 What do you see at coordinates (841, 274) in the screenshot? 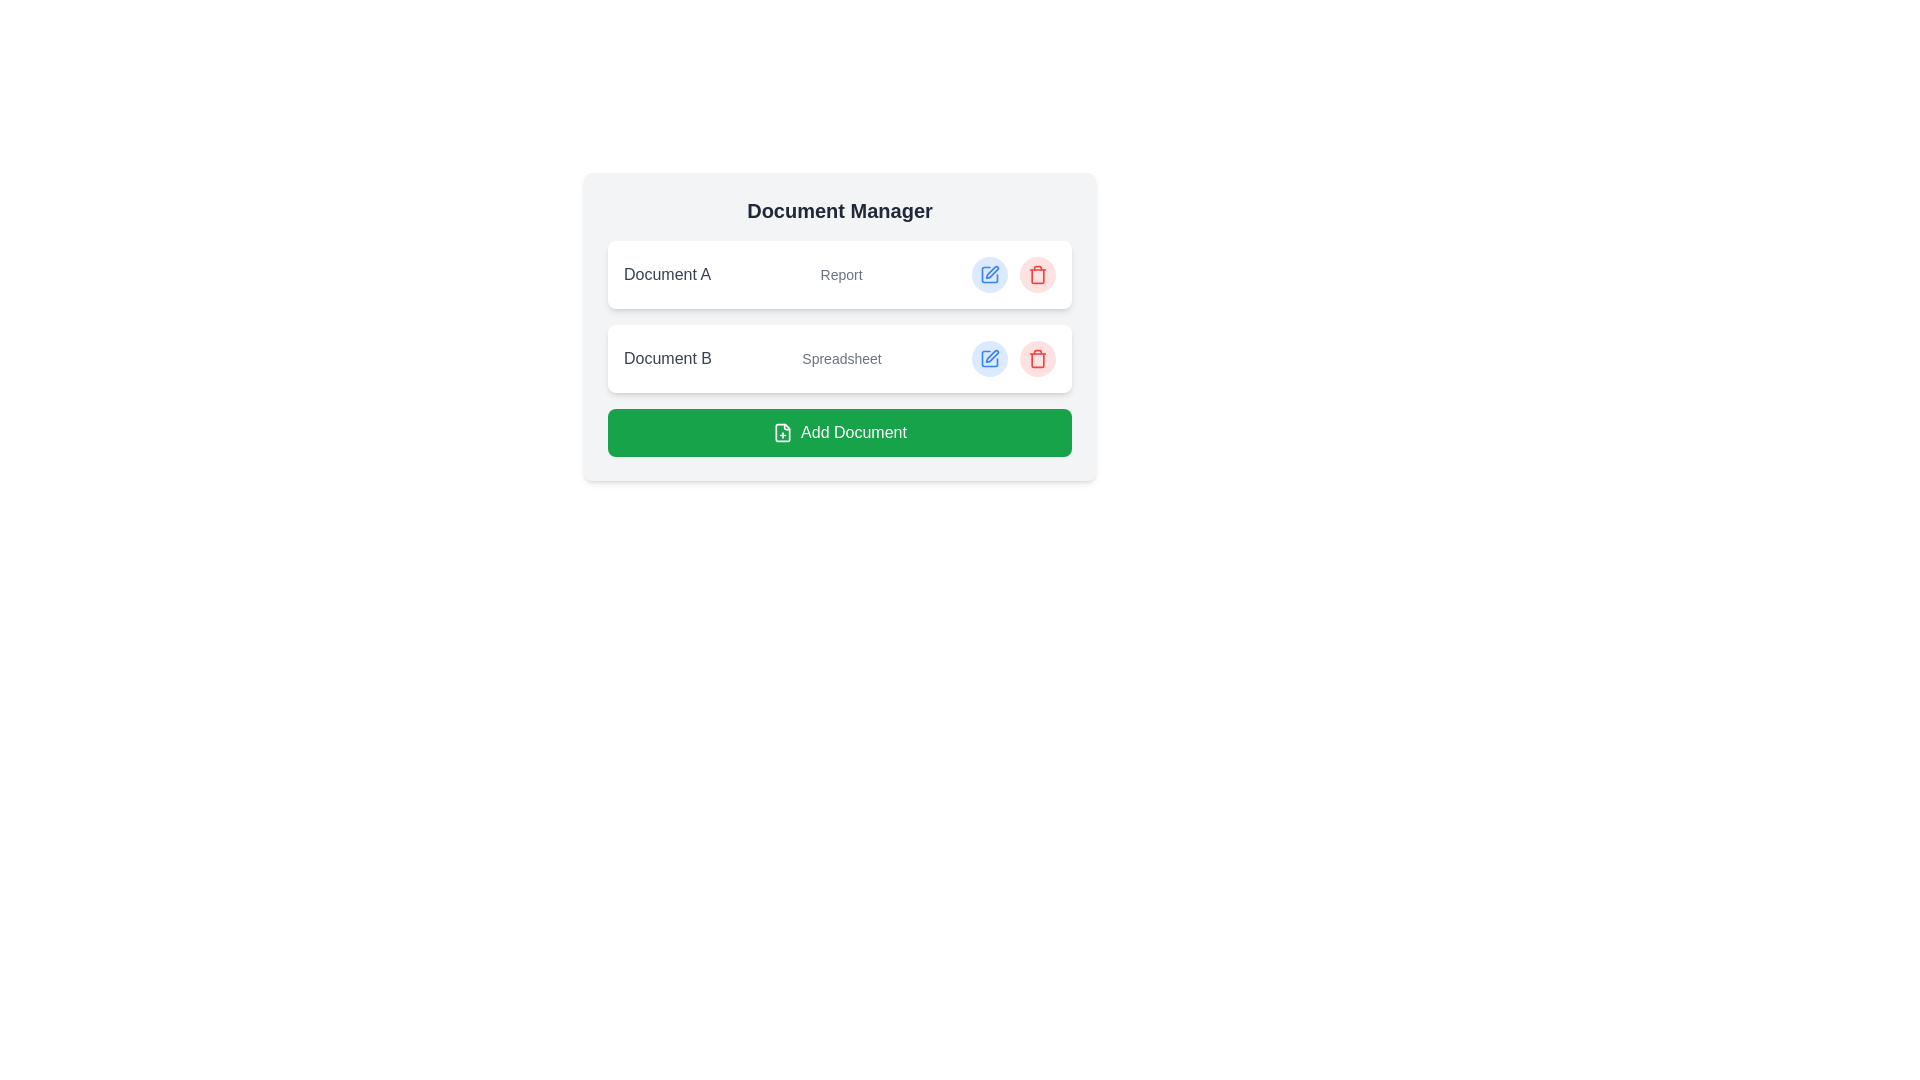
I see `the text label 'Report' which indicates the category of 'Document A' in the Document Manager section` at bounding box center [841, 274].